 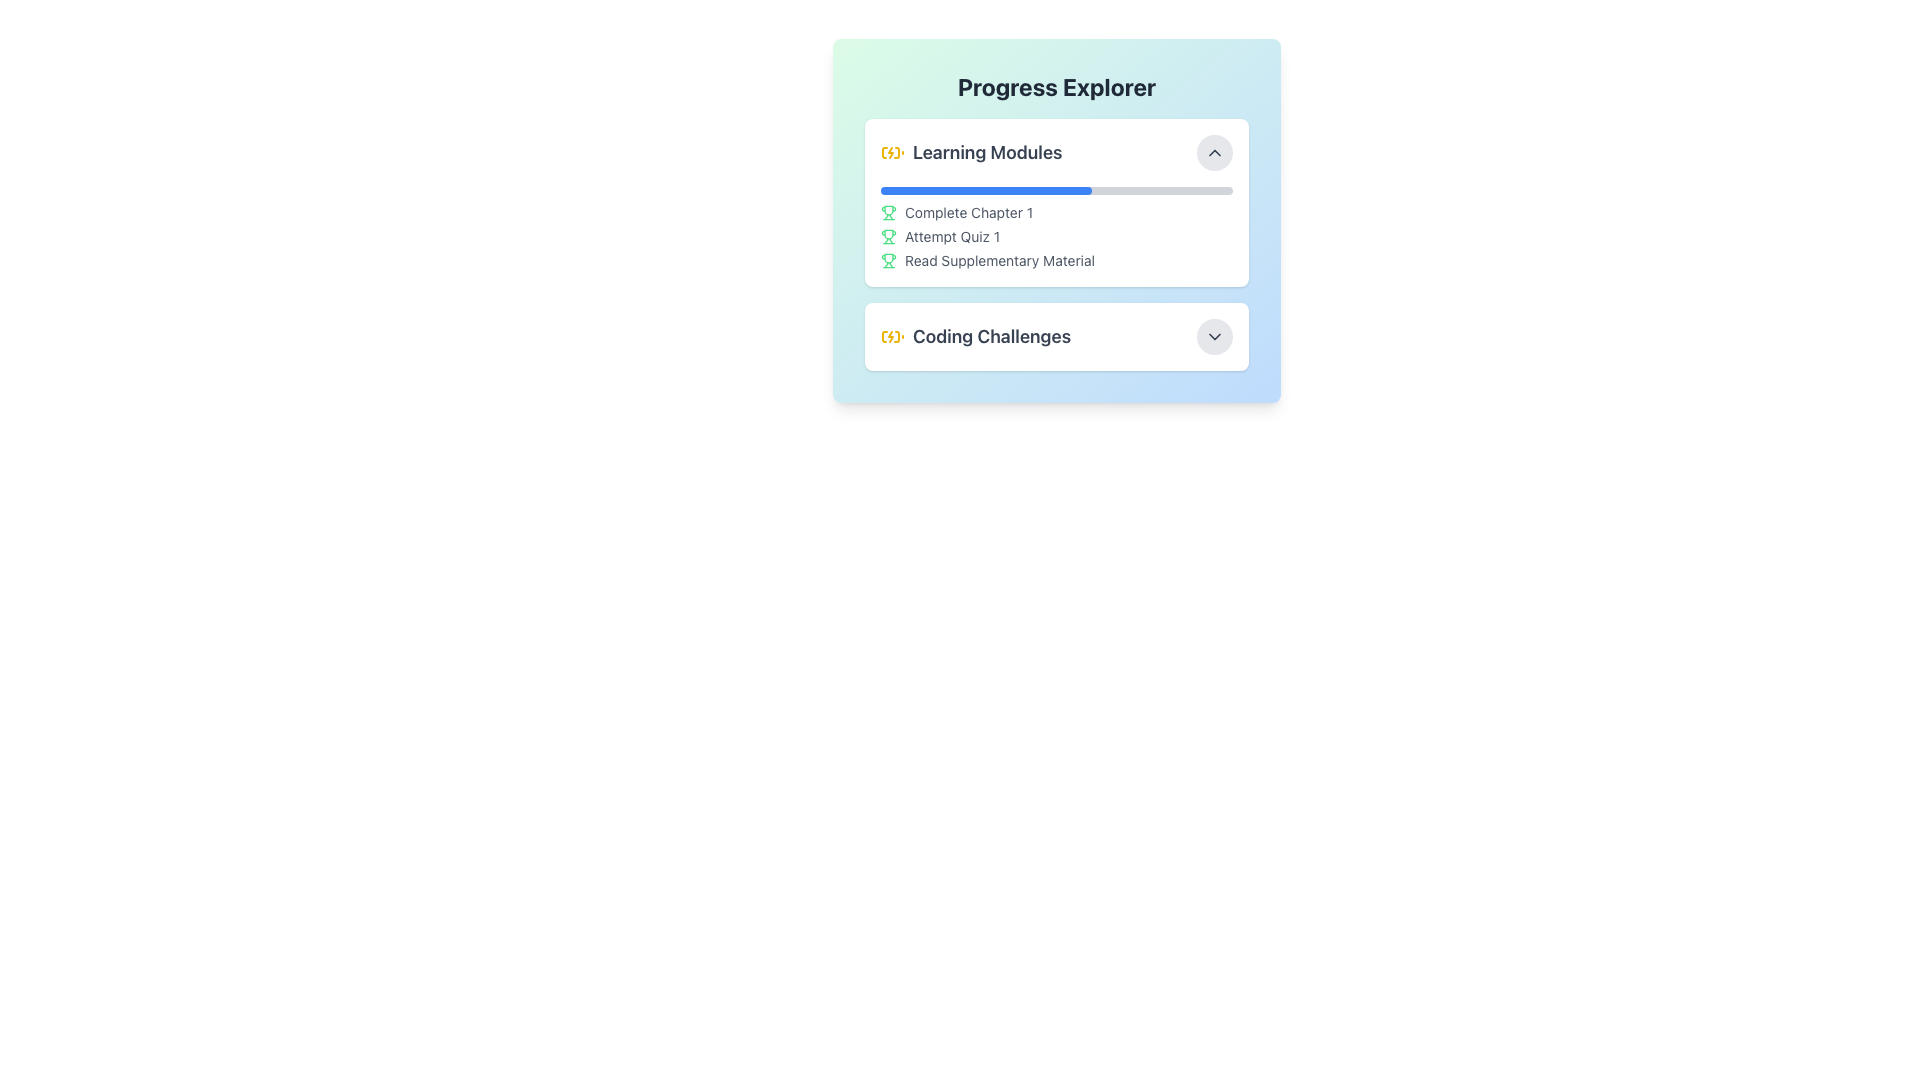 I want to click on the non-interactive Progress bar in the 'Learning Modules' section, which visually represents progress and is located beneath the title and above the list of activities, so click(x=986, y=191).